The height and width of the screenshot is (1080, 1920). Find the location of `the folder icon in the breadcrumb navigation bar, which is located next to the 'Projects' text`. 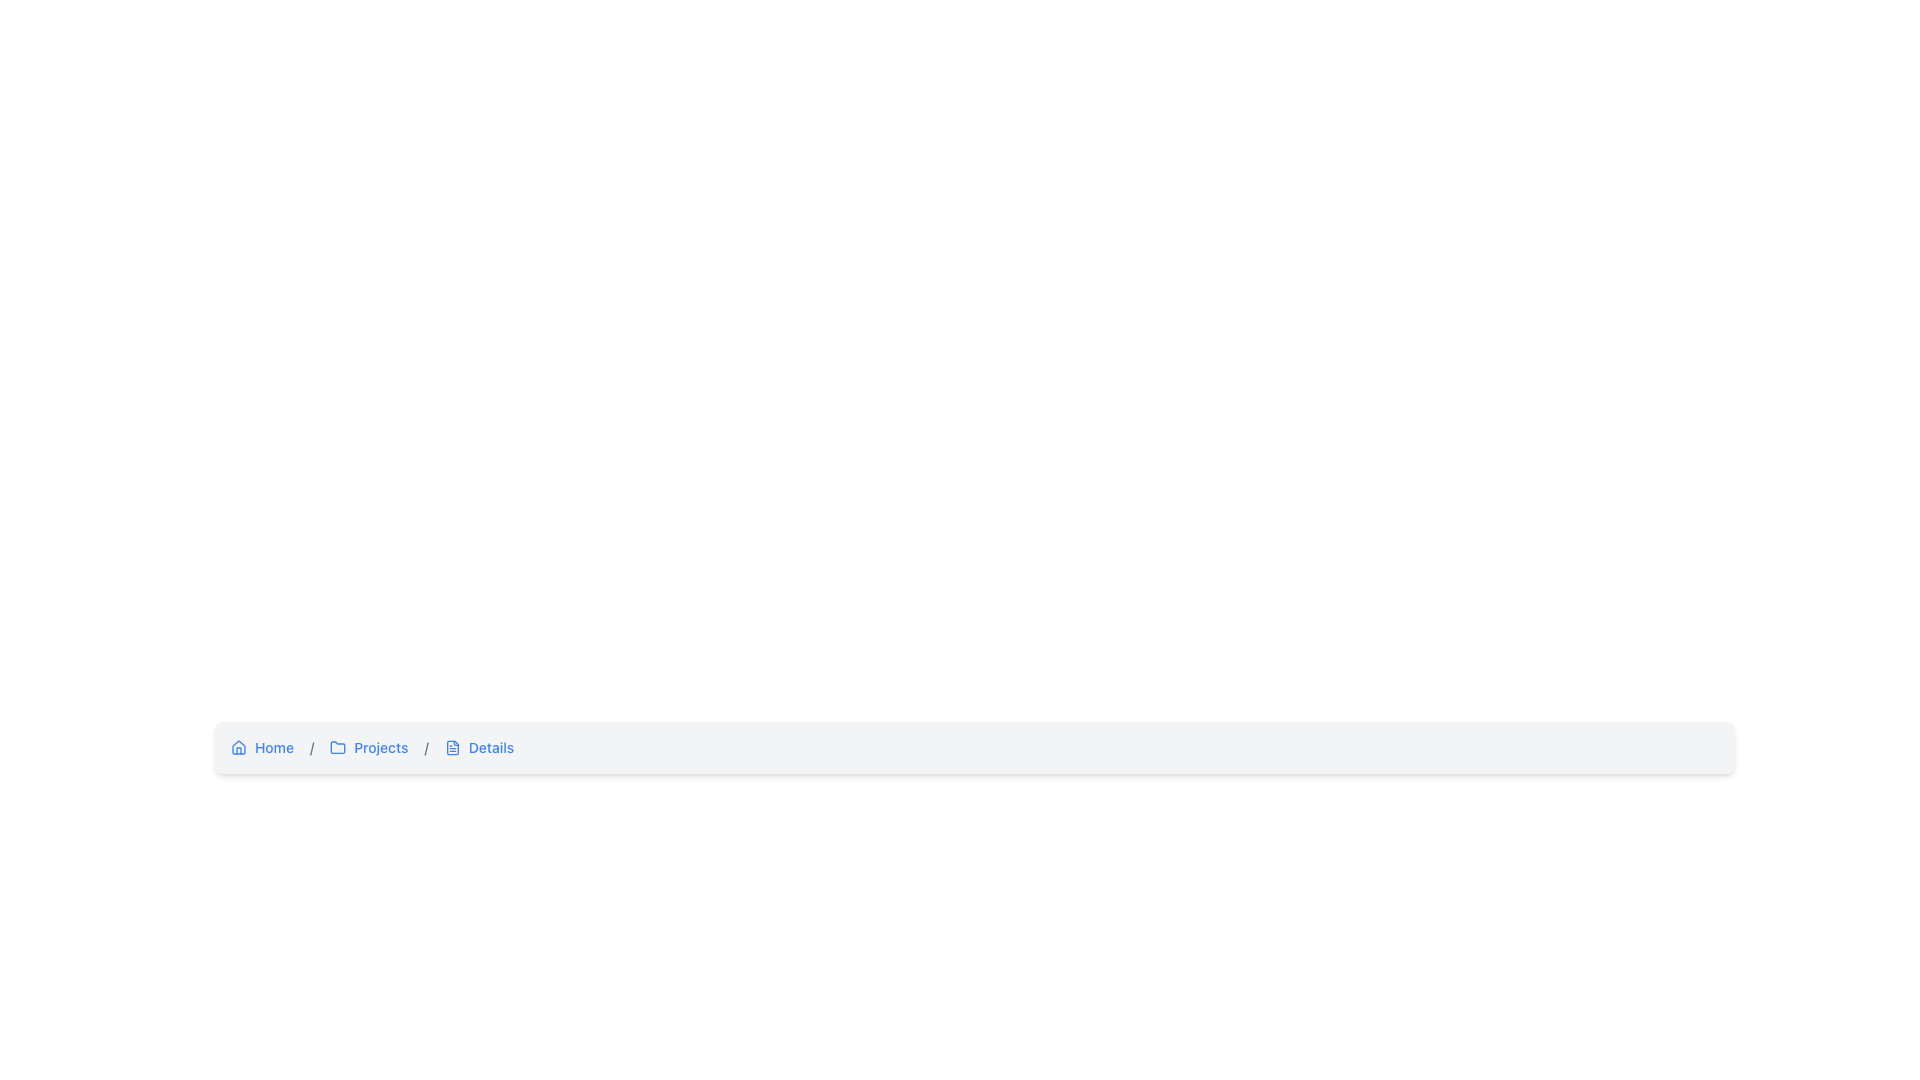

the folder icon in the breadcrumb navigation bar, which is located next to the 'Projects' text is located at coordinates (338, 747).